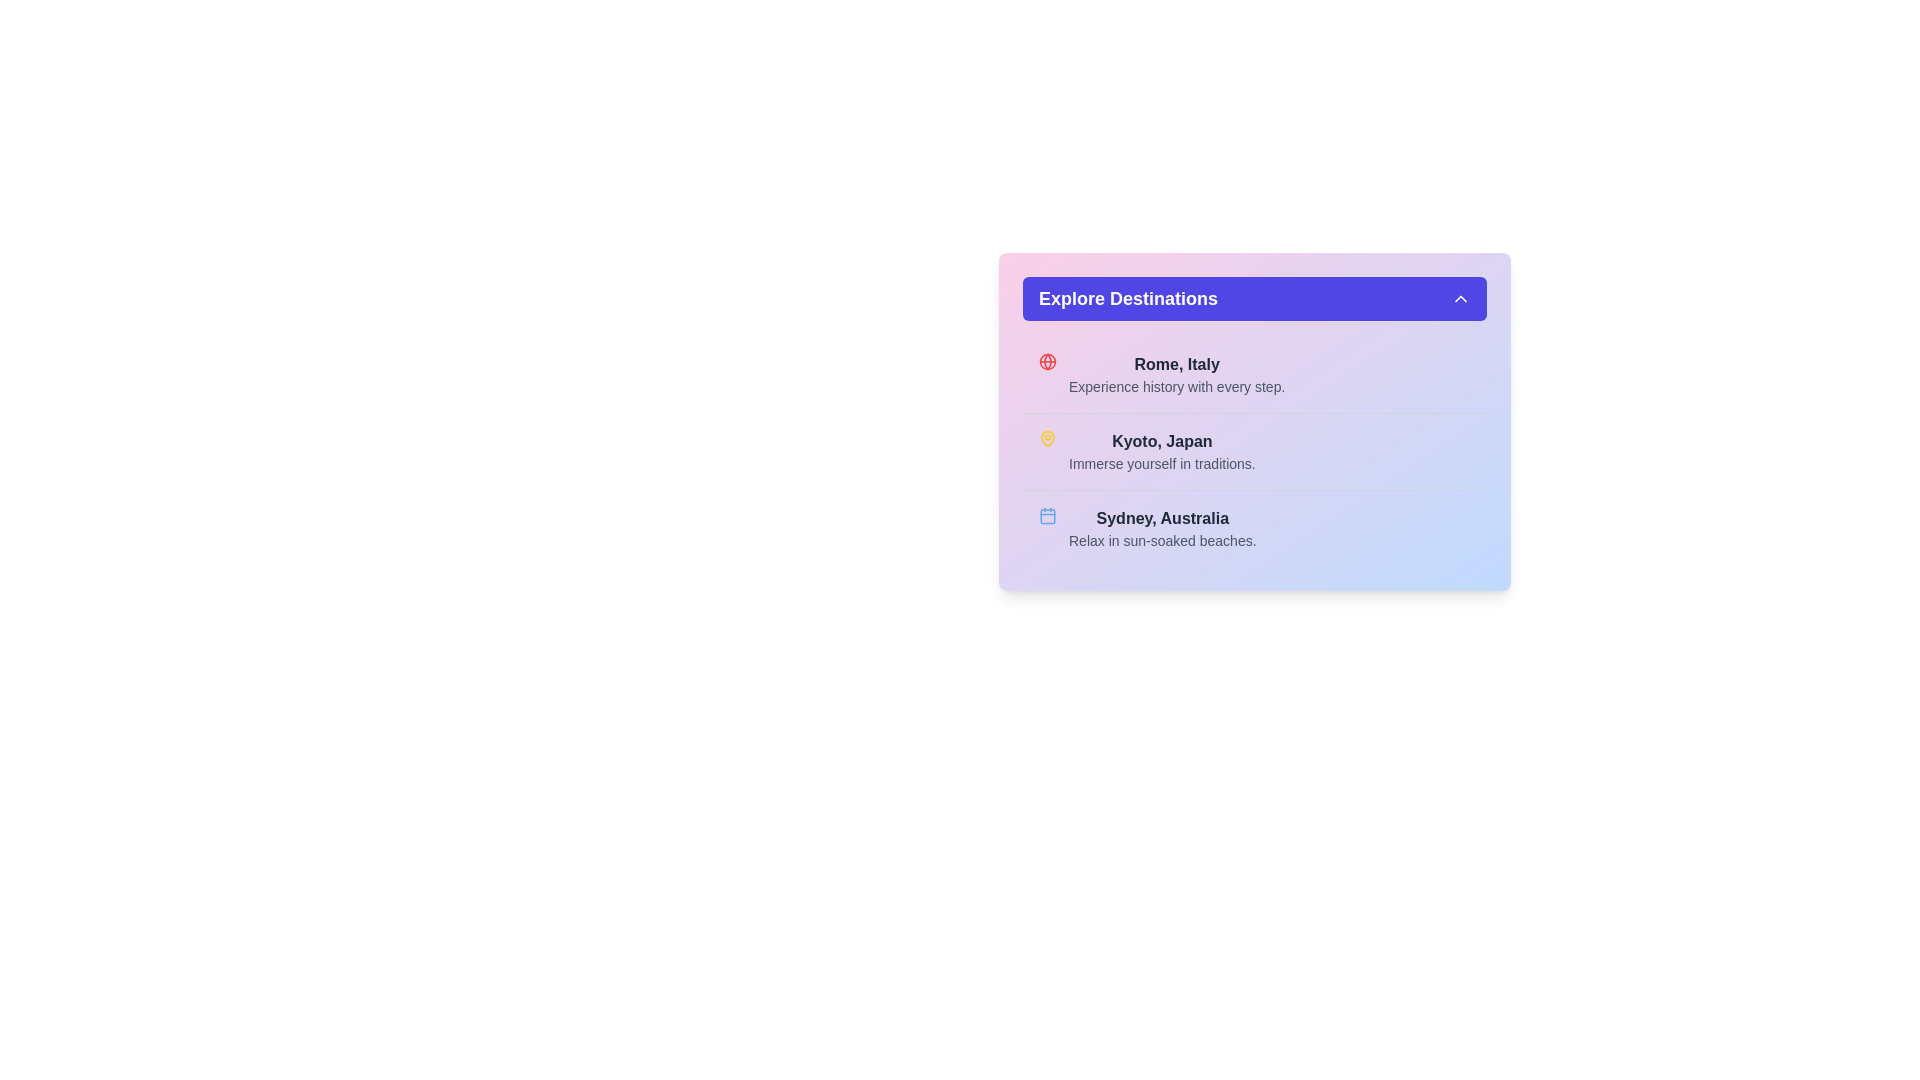 The width and height of the screenshot is (1920, 1080). What do you see at coordinates (1046, 362) in the screenshot?
I see `the circular globe icon with red lines and perimeter, located to the left of the text 'Rome, Italy' in the destinations list` at bounding box center [1046, 362].